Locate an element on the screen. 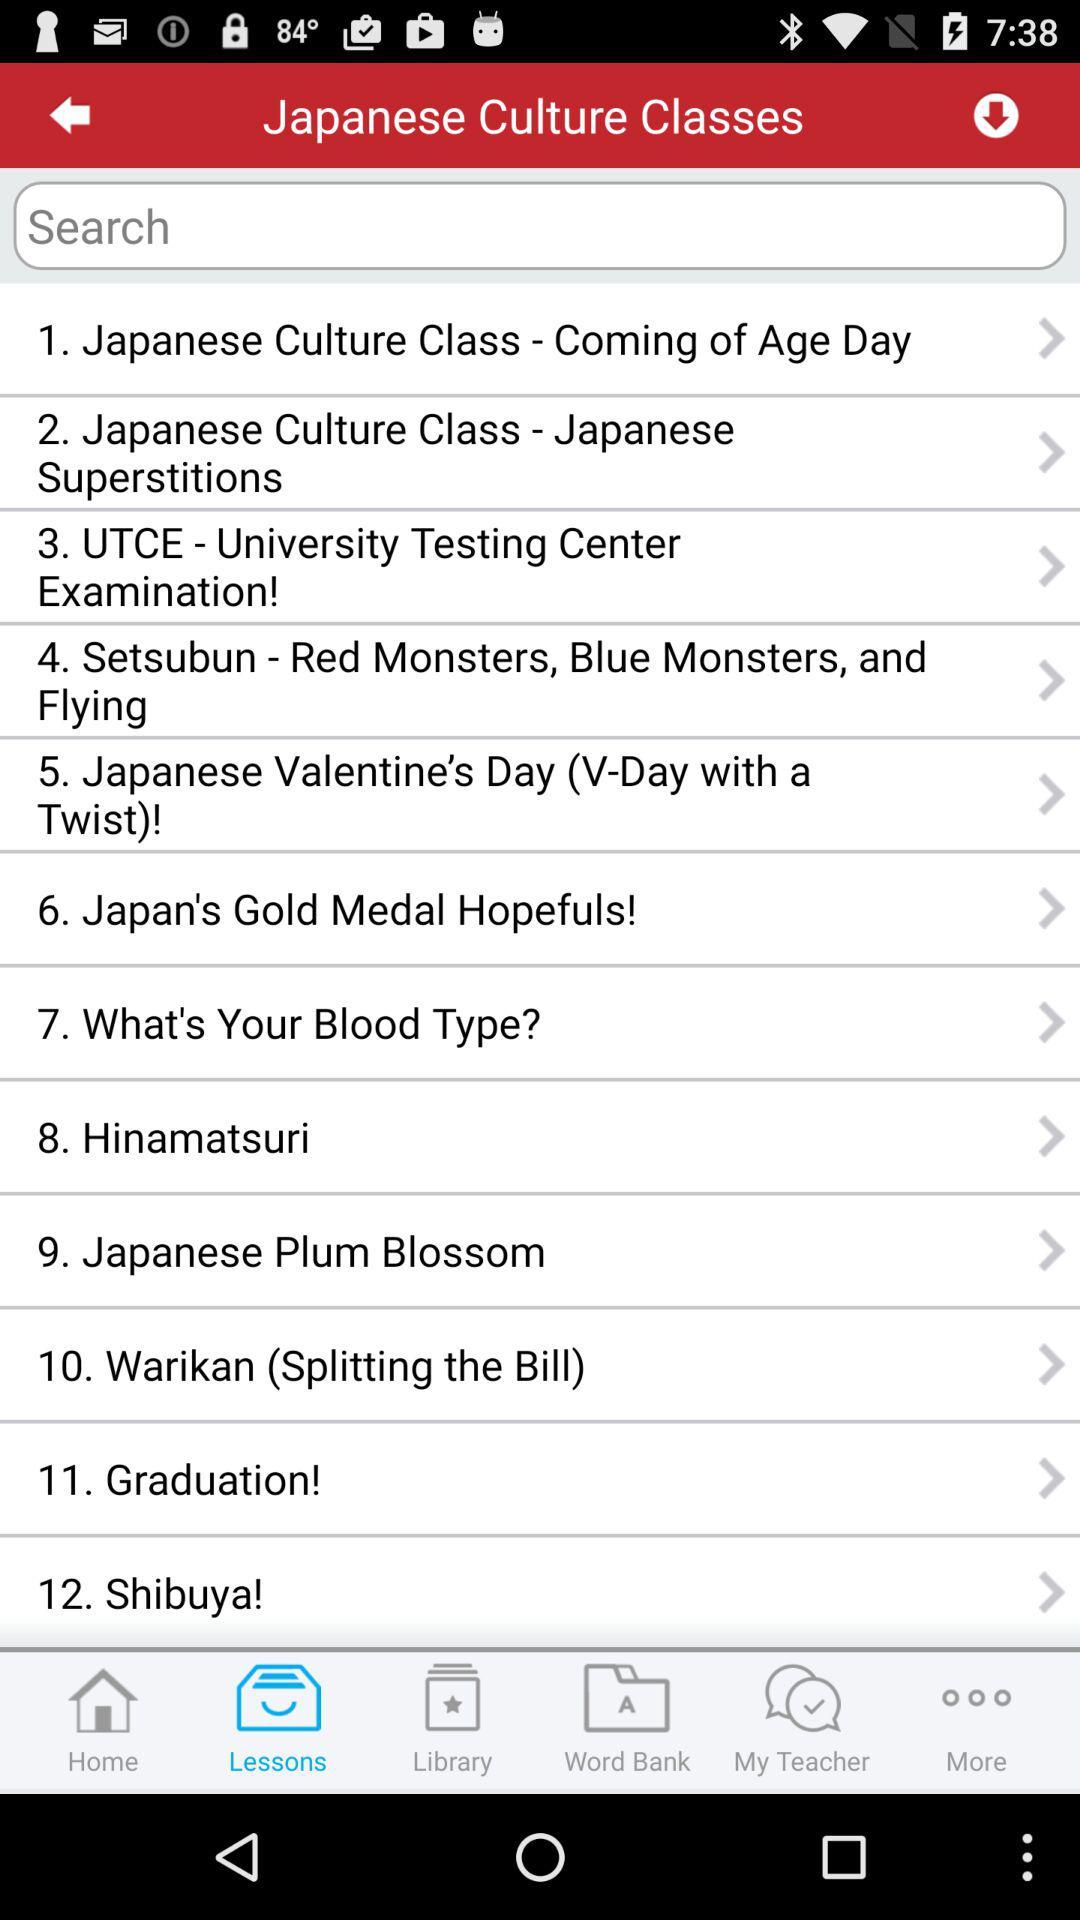 The image size is (1080, 1920). the 4 setsubun red is located at coordinates (482, 680).